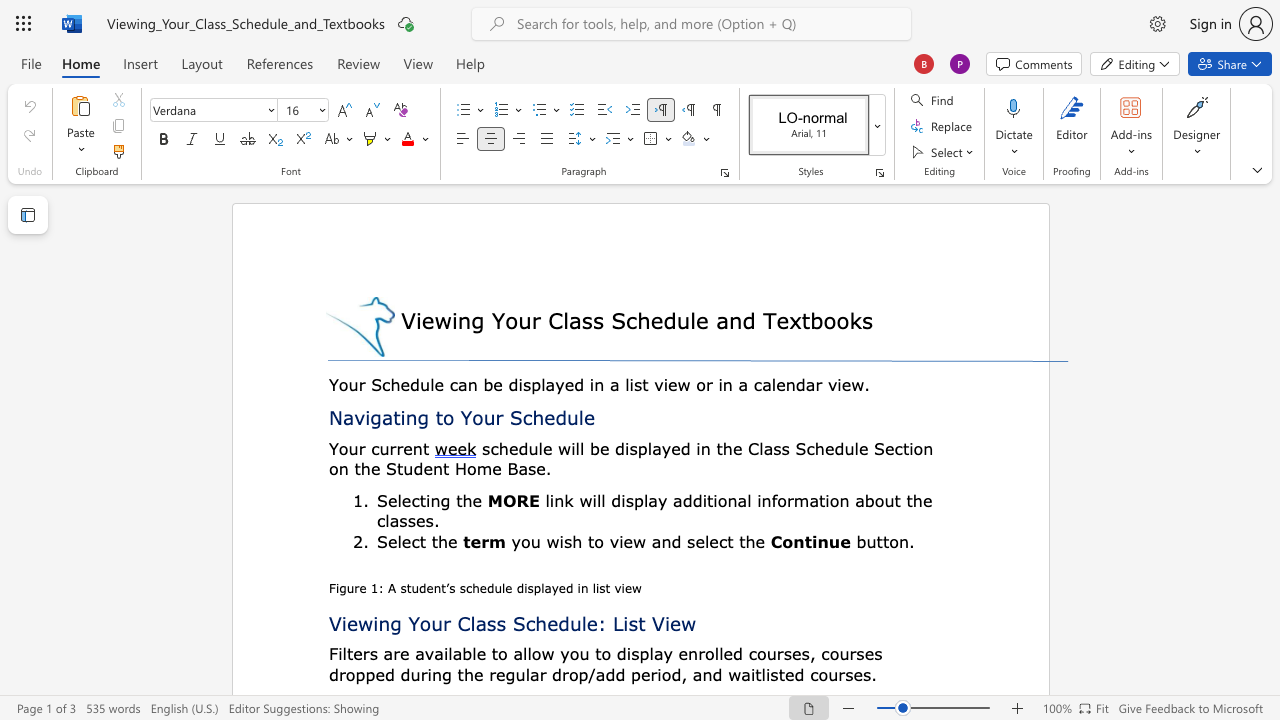 Image resolution: width=1280 pixels, height=720 pixels. What do you see at coordinates (842, 319) in the screenshot?
I see `the 3th character "o" in the text` at bounding box center [842, 319].